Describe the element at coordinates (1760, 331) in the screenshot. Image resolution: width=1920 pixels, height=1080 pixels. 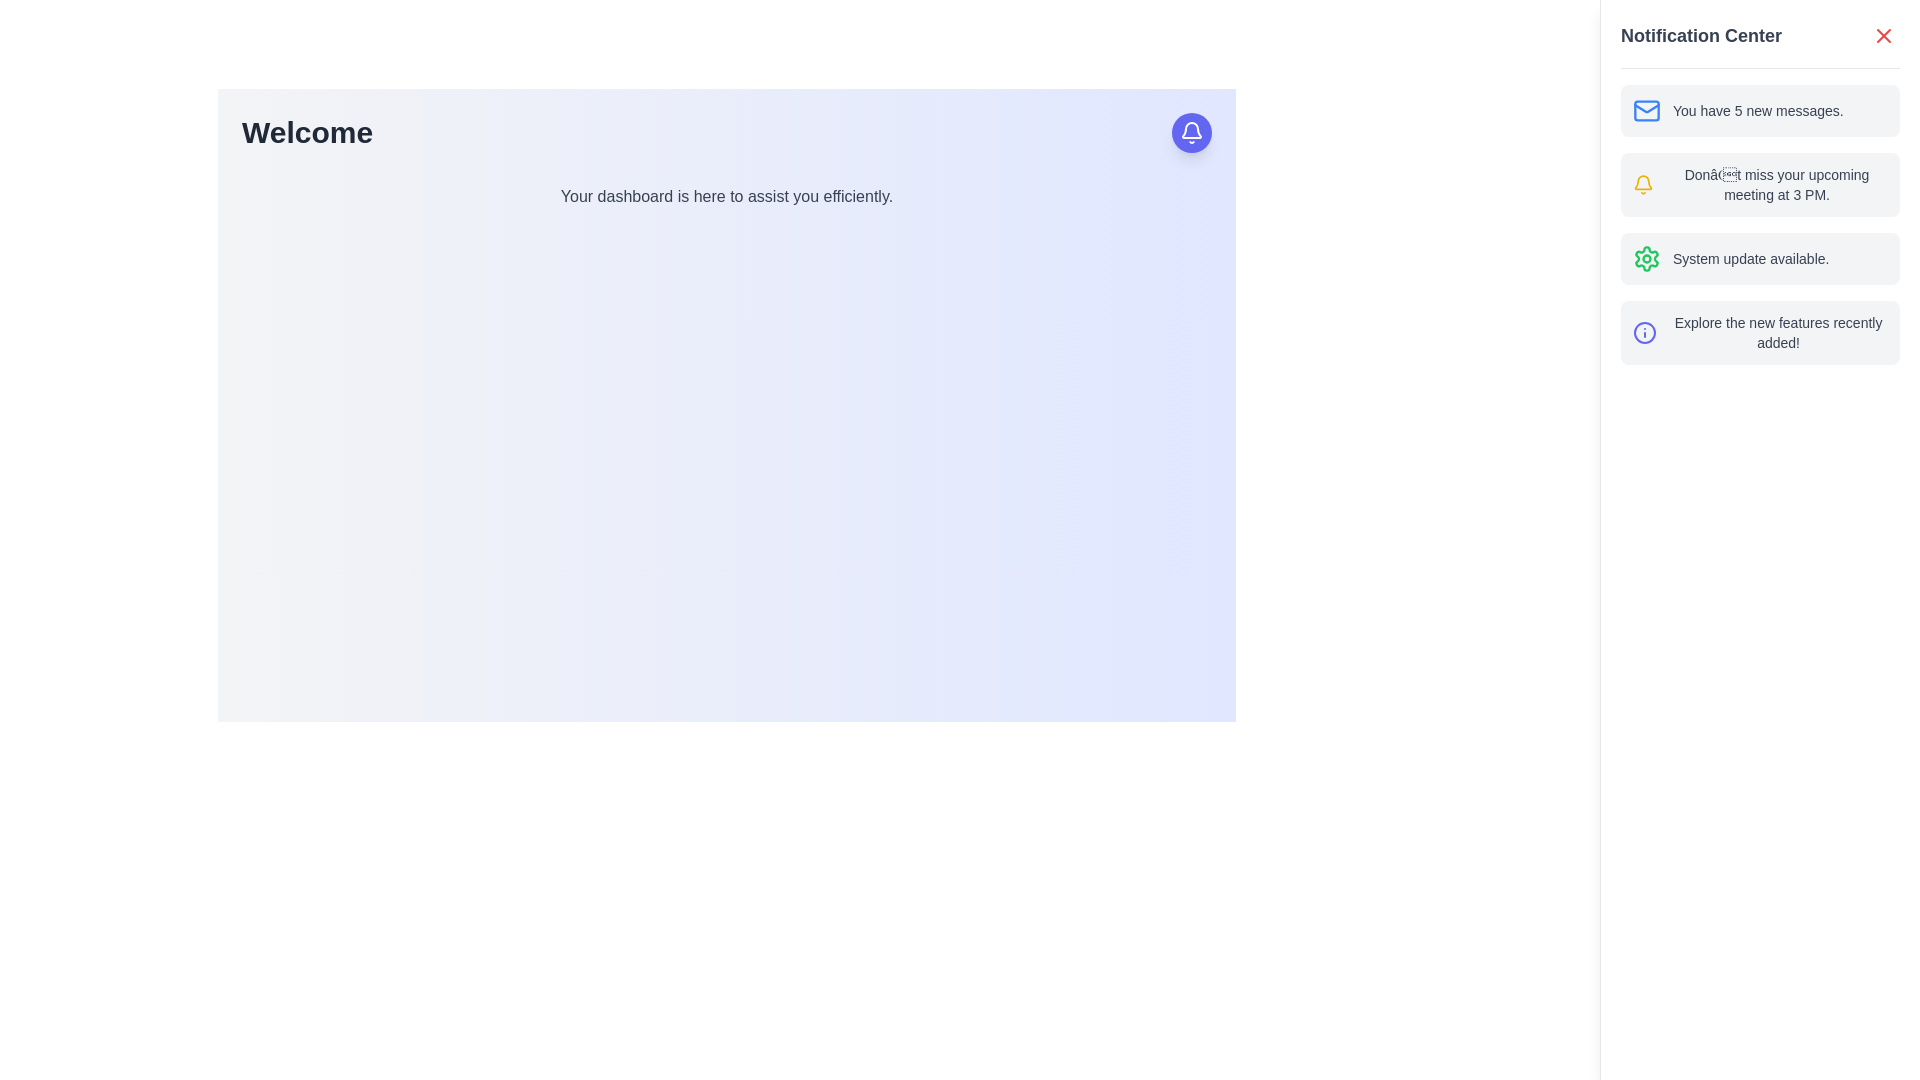
I see `the content of the fourth notification card in the Notification Center, which features an indigo circled lowercase 'i' icon and the text 'Explore the new features recently added!'` at that location.